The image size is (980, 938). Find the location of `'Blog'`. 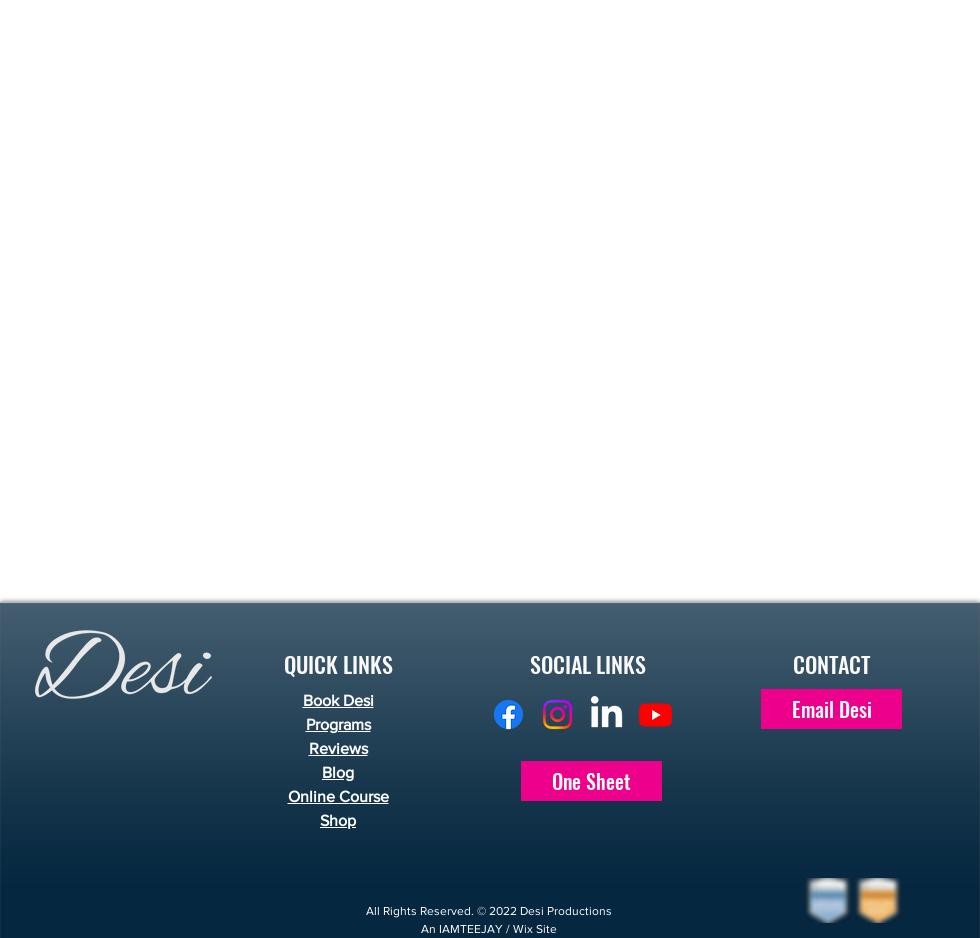

'Blog' is located at coordinates (338, 771).